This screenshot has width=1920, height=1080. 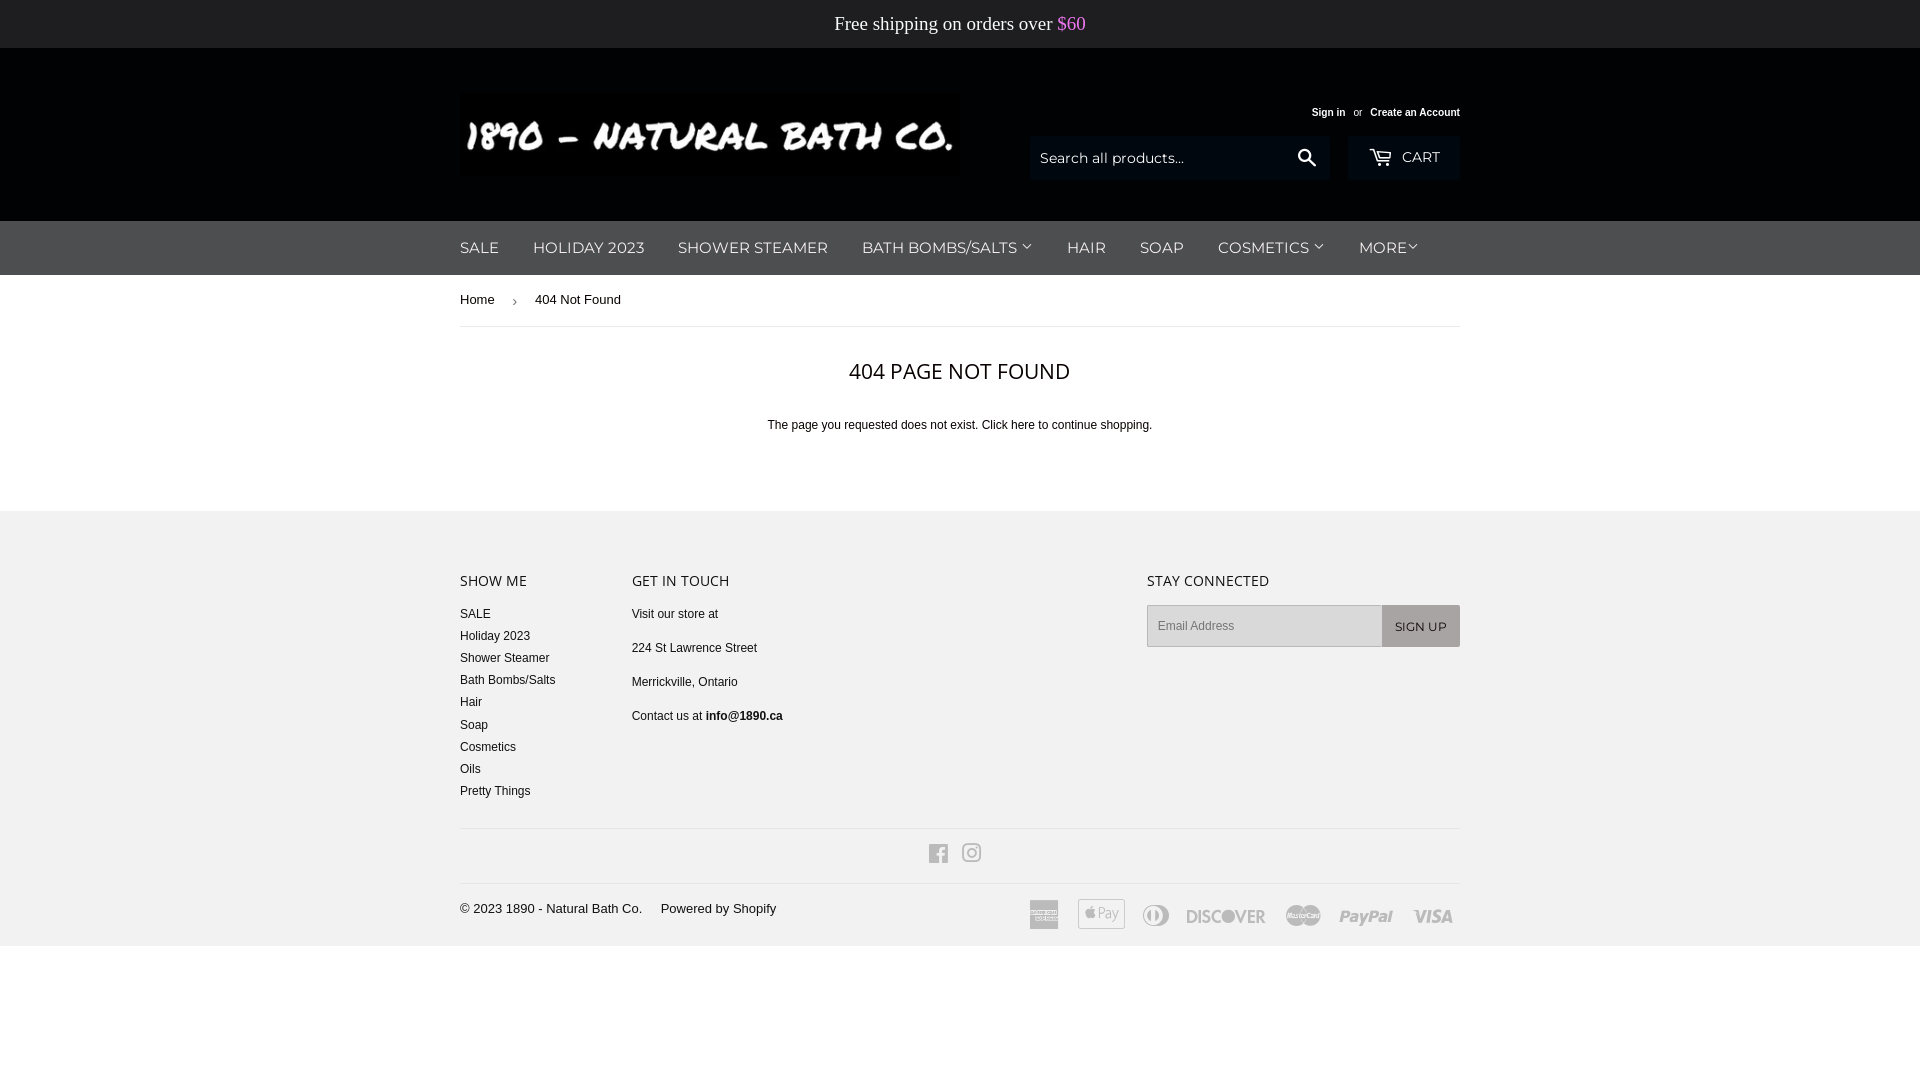 What do you see at coordinates (587, 246) in the screenshot?
I see `'HOLIDAY 2023'` at bounding box center [587, 246].